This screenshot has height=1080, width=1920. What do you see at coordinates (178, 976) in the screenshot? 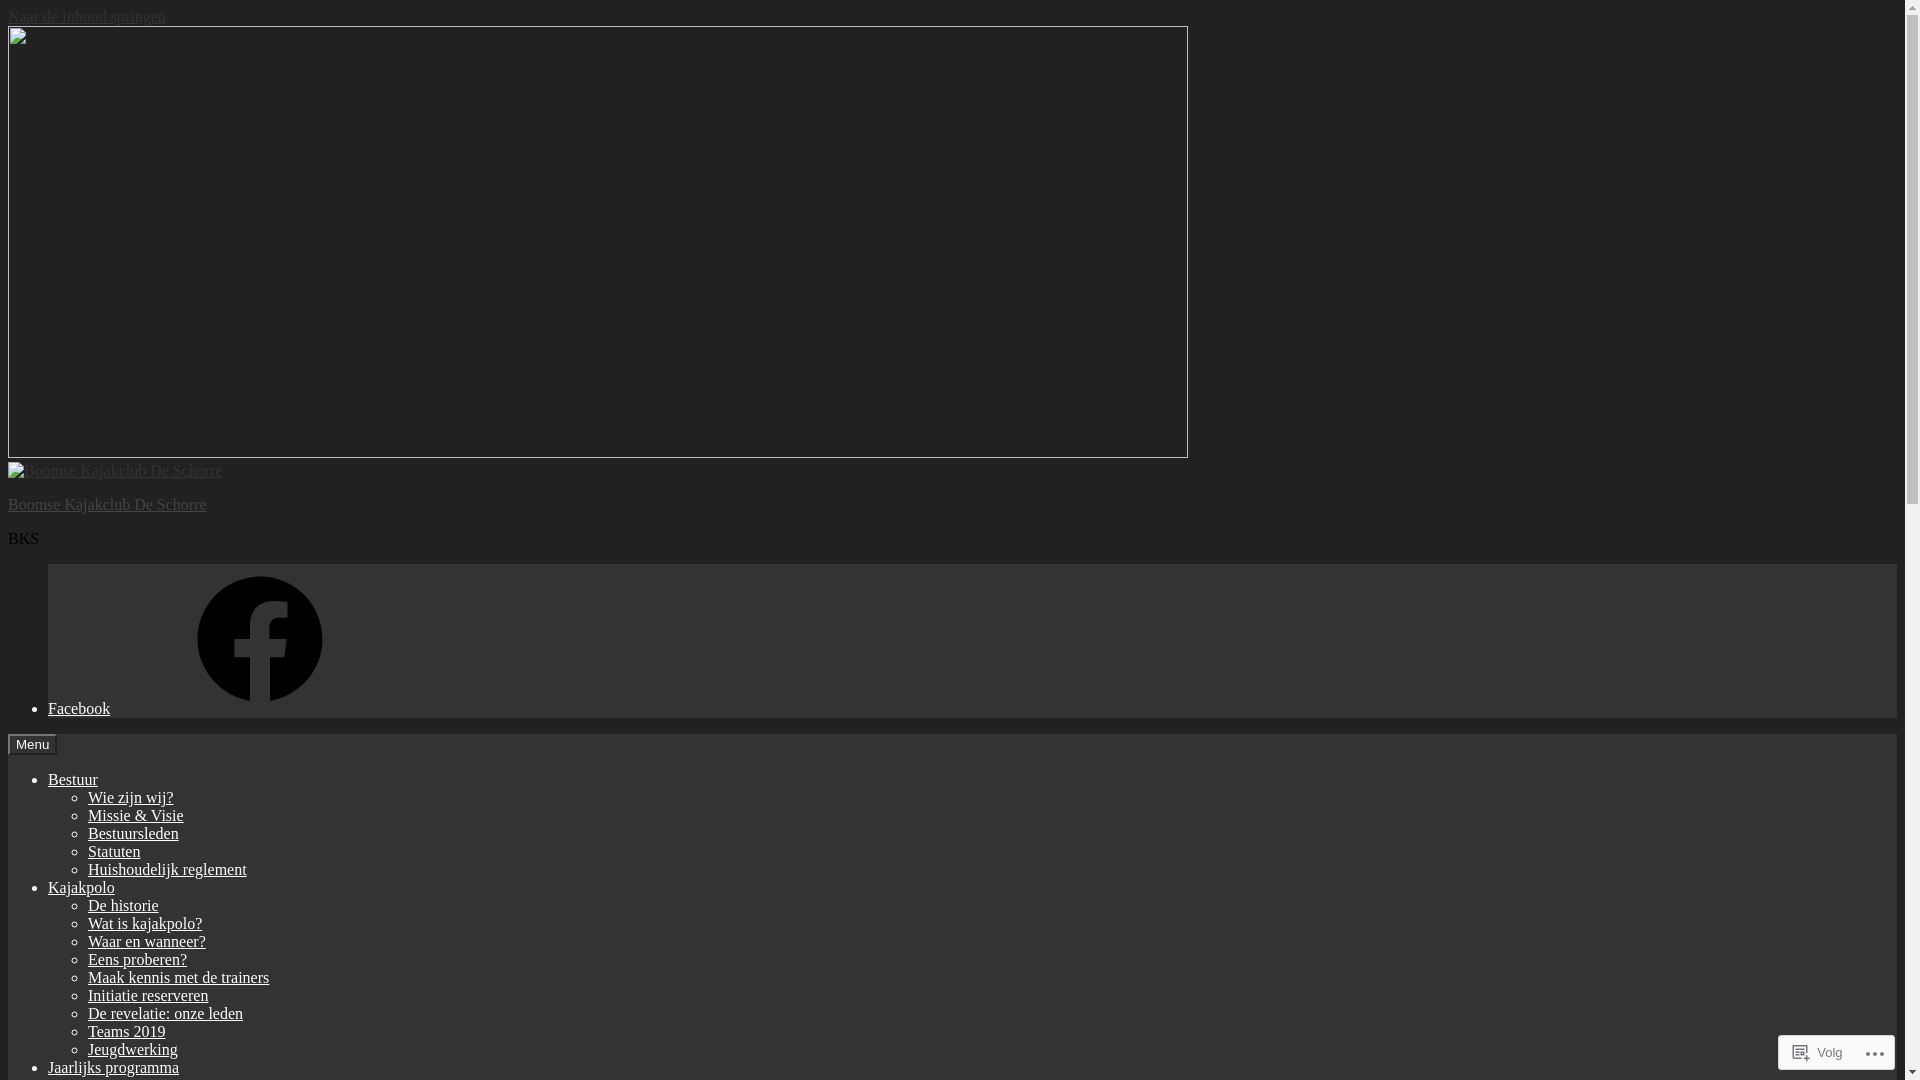
I see `'Maak kennis met de trainers'` at bounding box center [178, 976].